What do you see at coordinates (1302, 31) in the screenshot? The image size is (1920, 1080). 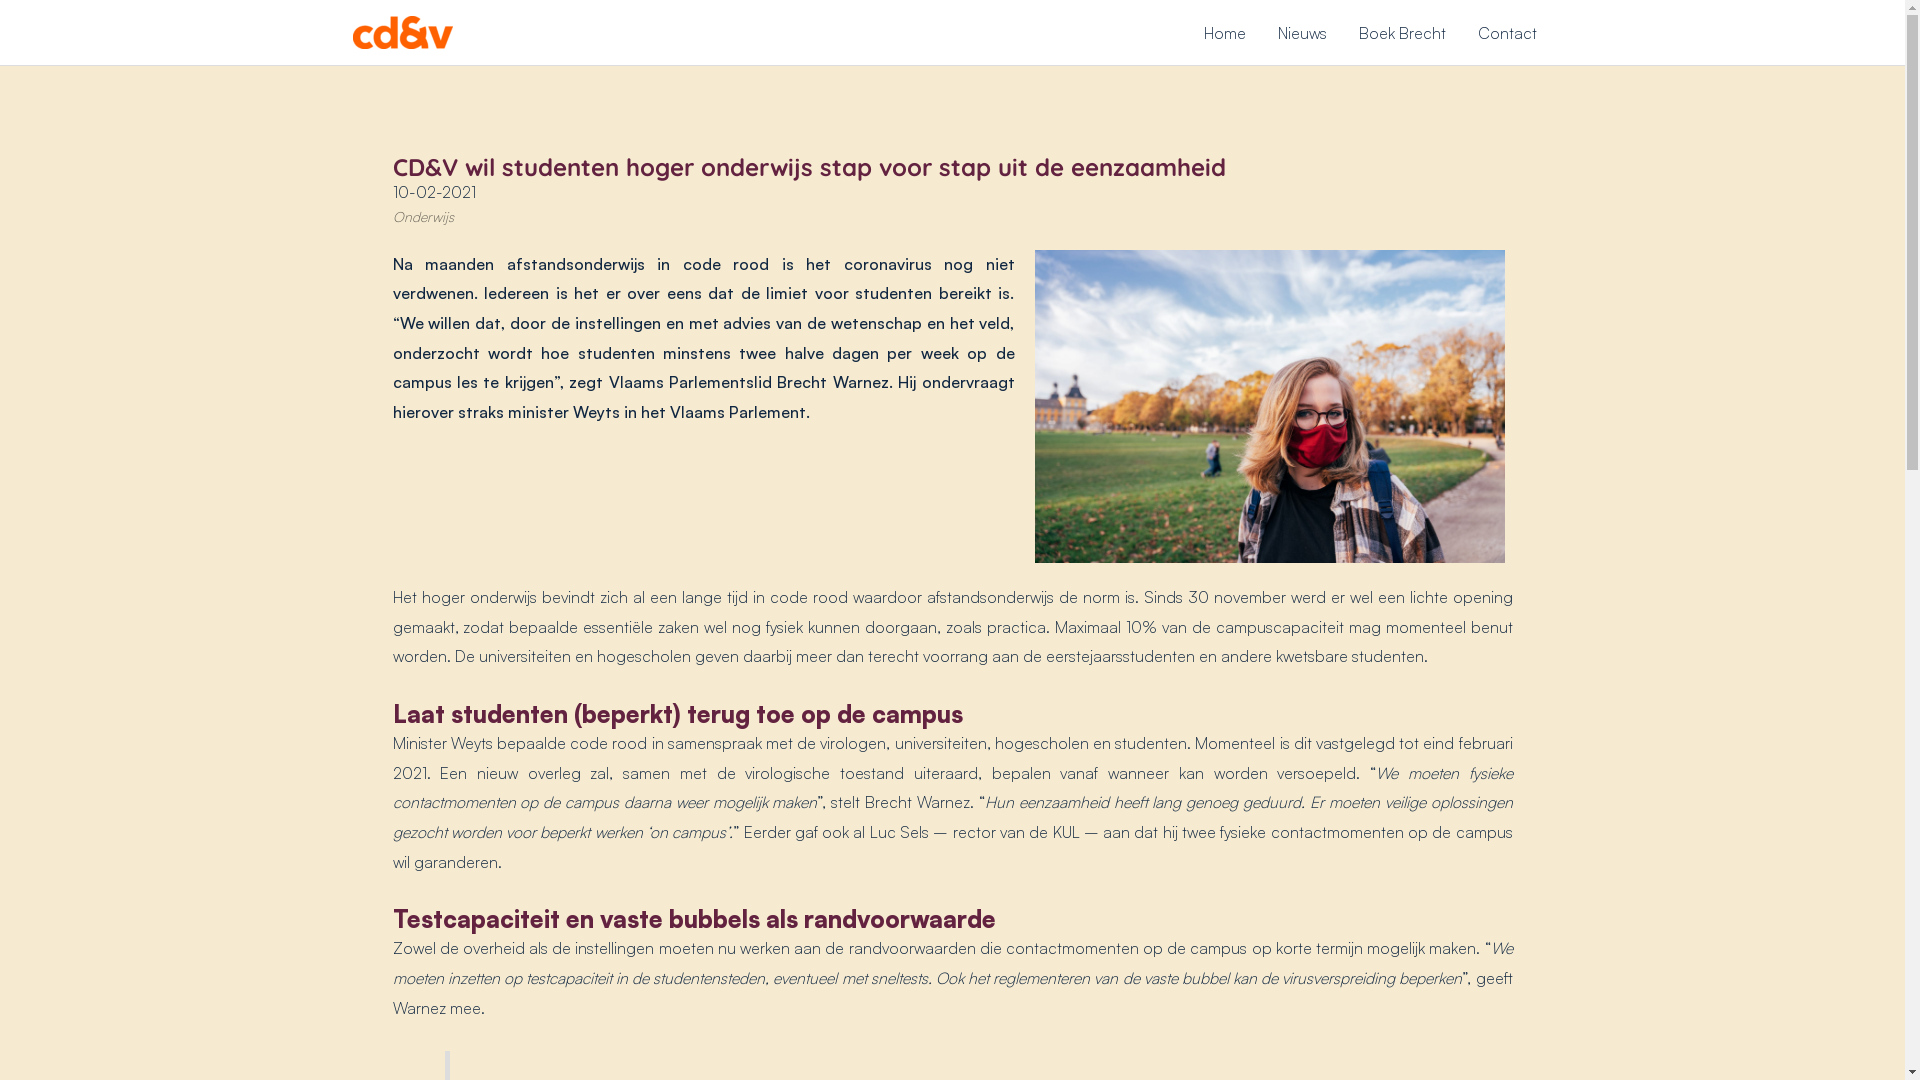 I see `'Nieuws'` at bounding box center [1302, 31].